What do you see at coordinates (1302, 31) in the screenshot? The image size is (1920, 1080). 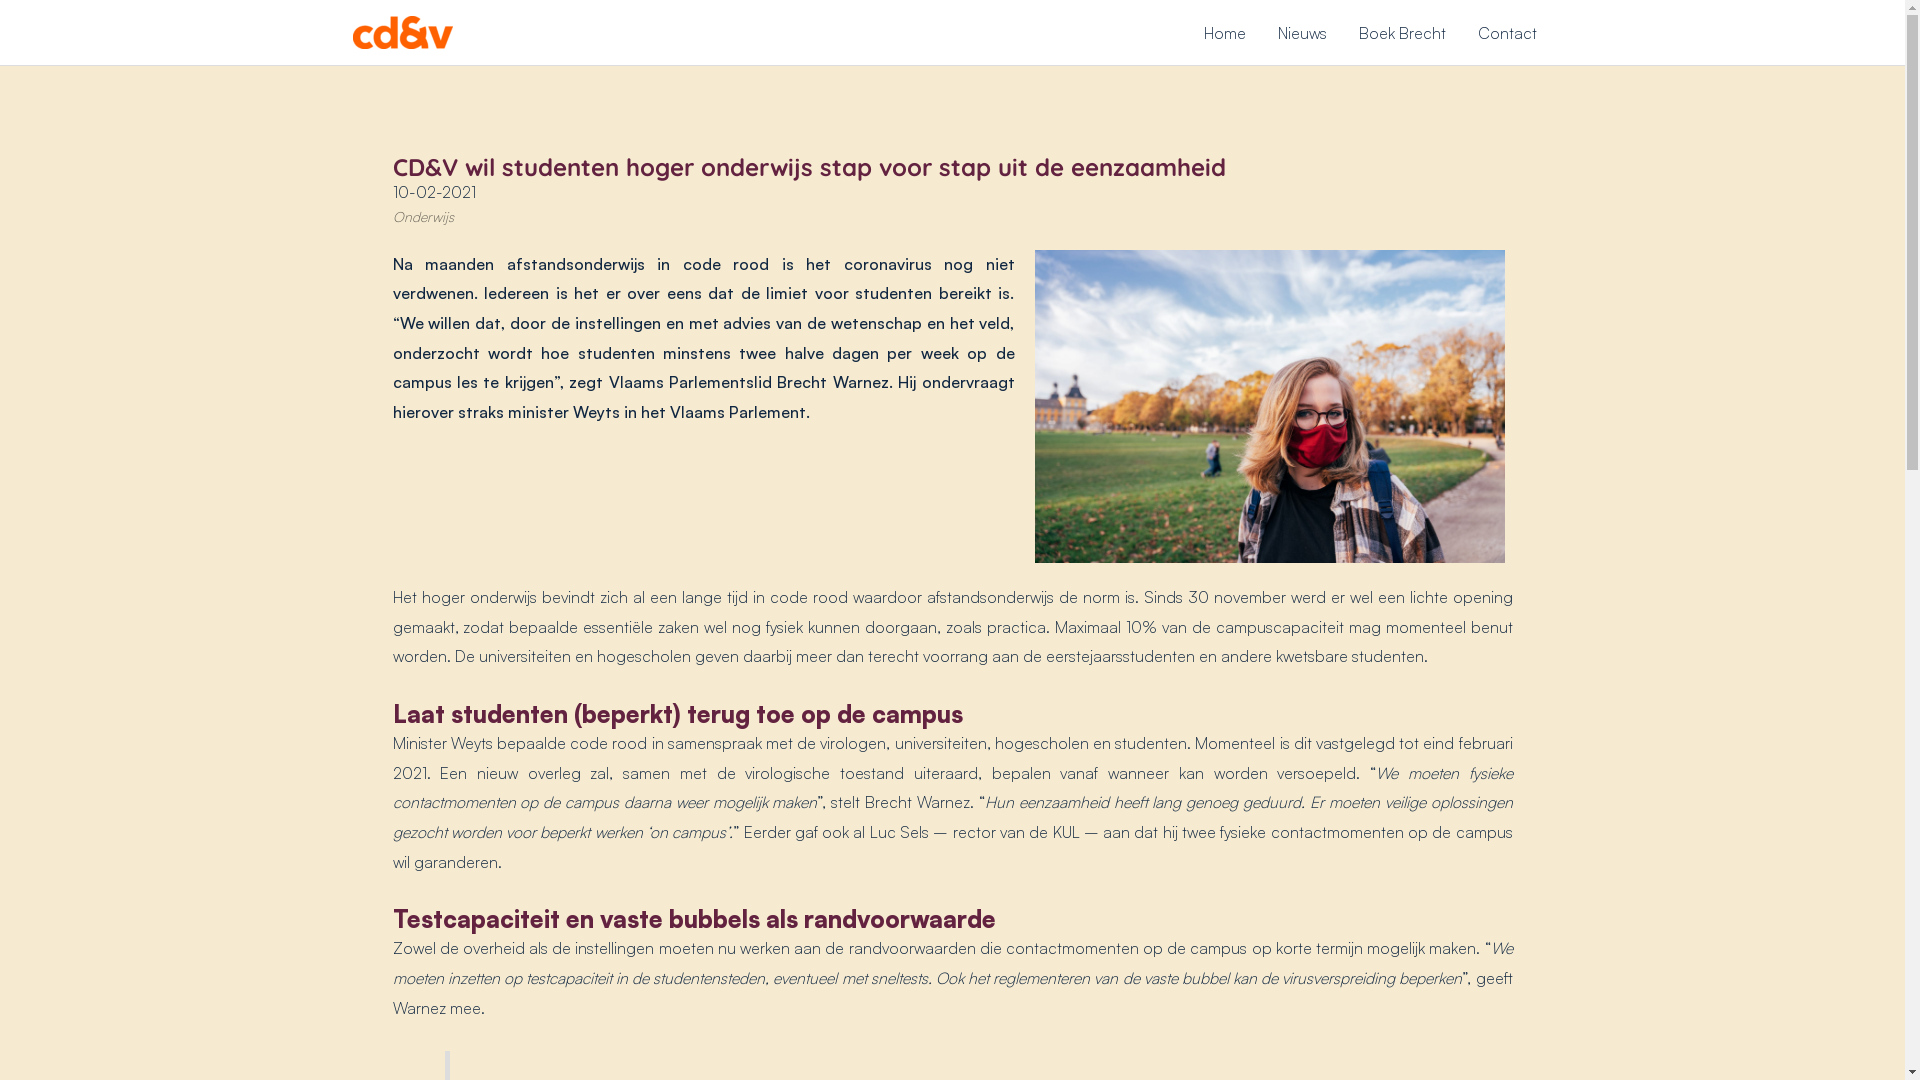 I see `'Nieuws'` at bounding box center [1302, 31].